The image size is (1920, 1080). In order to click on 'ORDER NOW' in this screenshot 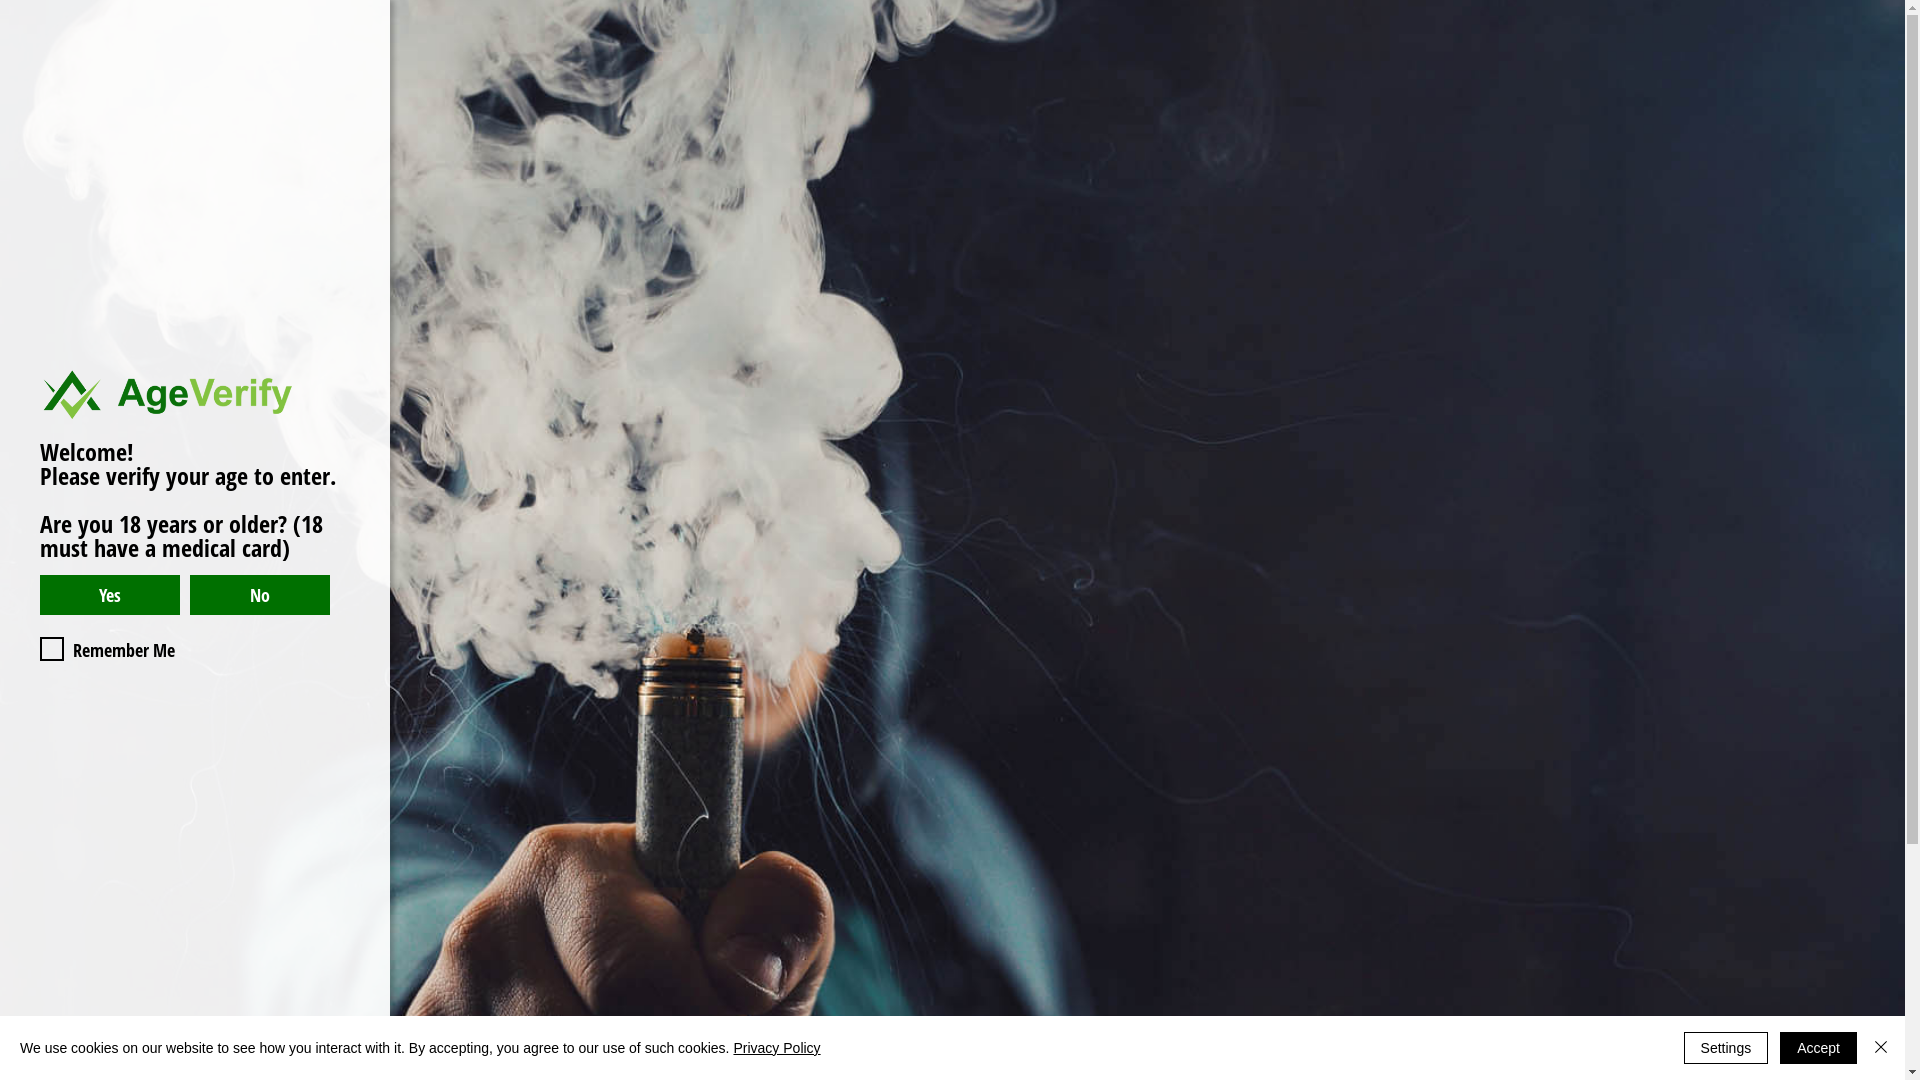, I will do `click(1747, 68)`.